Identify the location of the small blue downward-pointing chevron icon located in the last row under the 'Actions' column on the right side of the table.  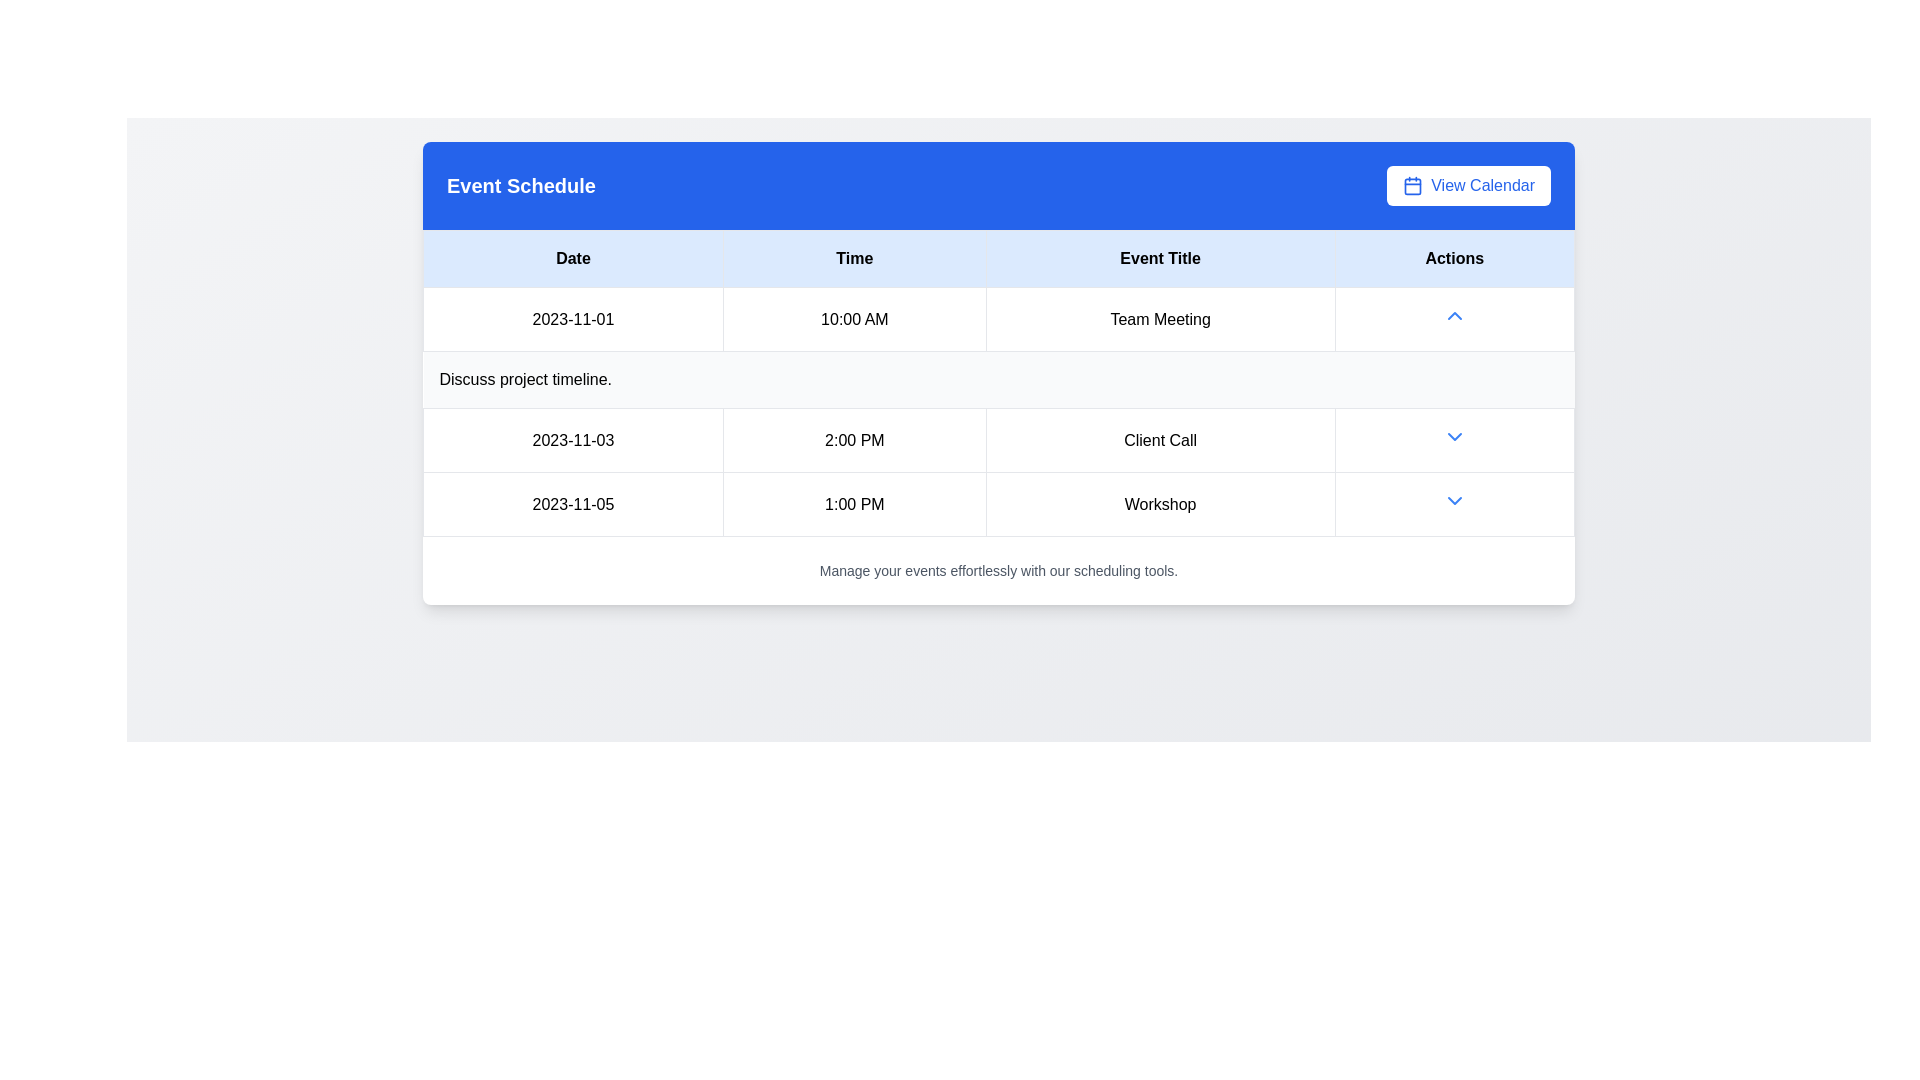
(1454, 500).